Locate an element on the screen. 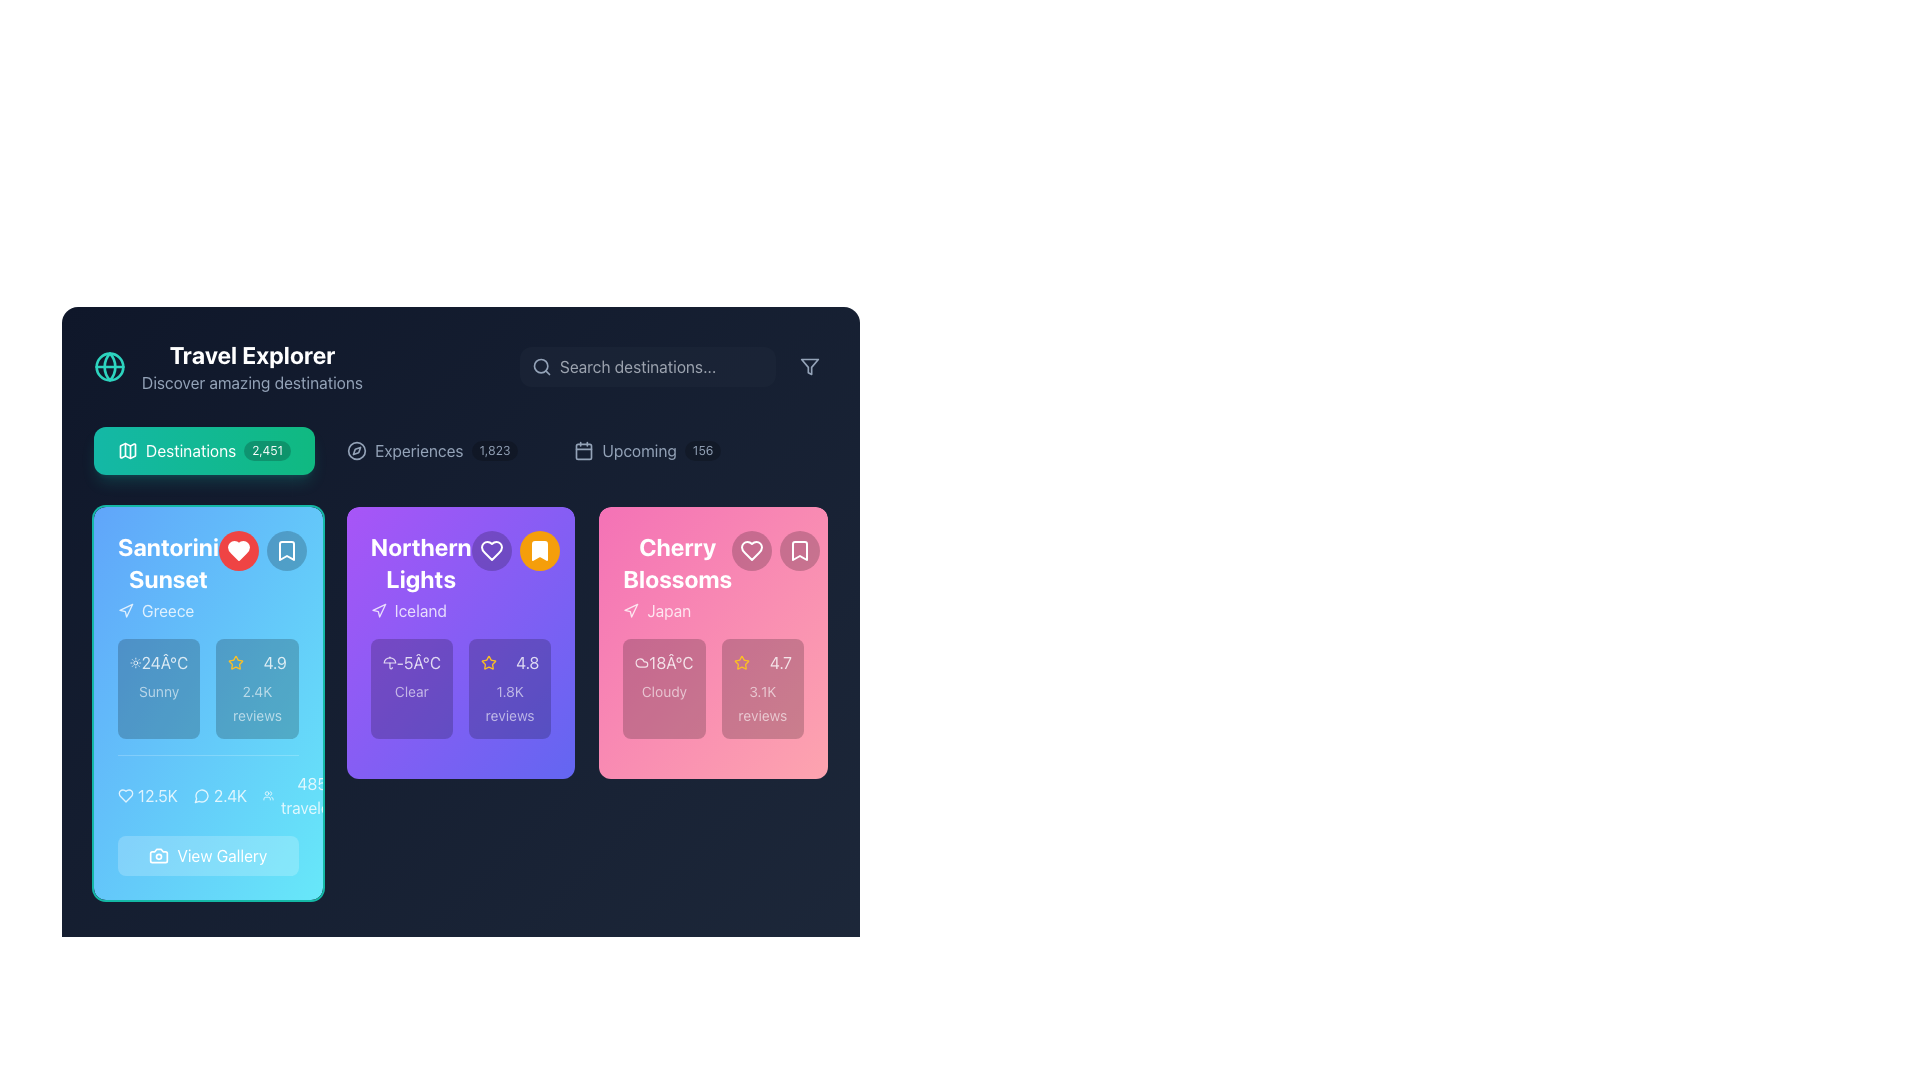  the navigation icon associated with the label 'Japan', which is located to the left of the text and aligned horizontally with it is located at coordinates (630, 609).